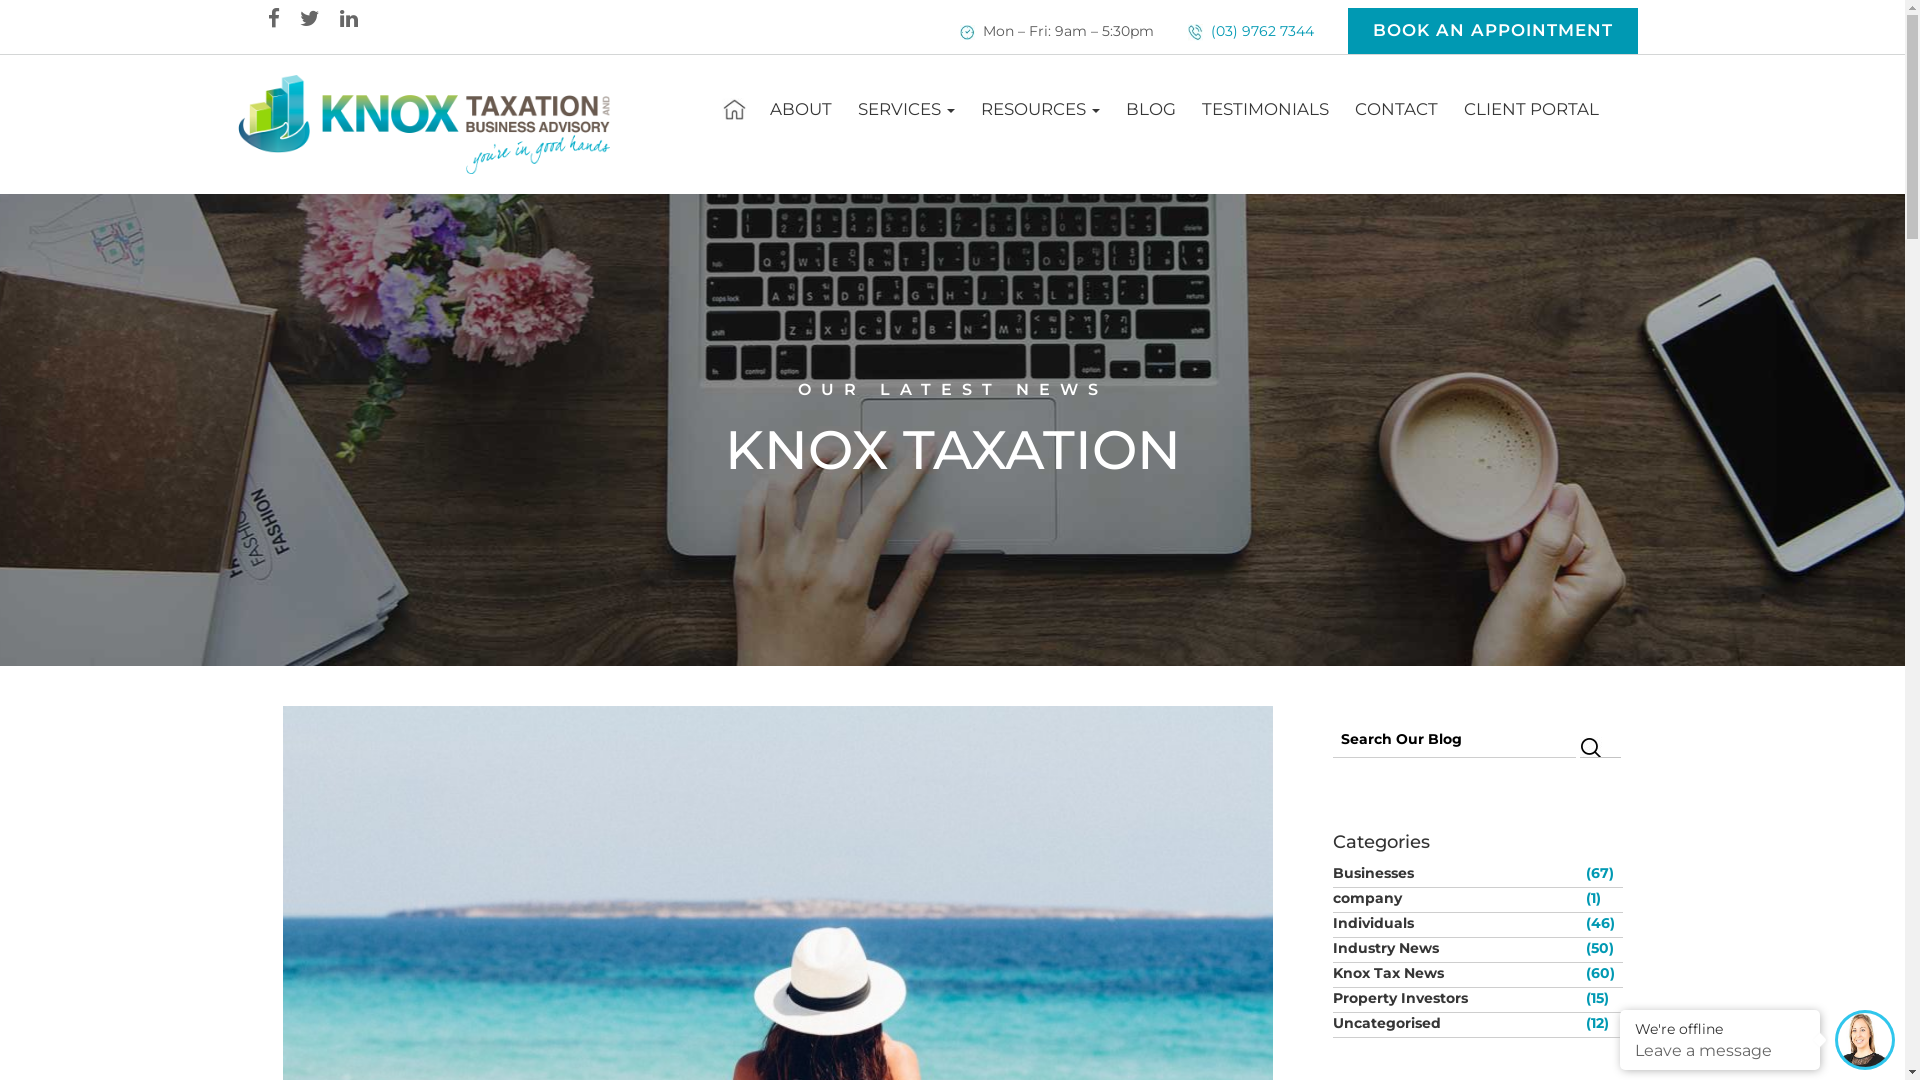 The image size is (1920, 1080). What do you see at coordinates (1492, 30) in the screenshot?
I see `'BOOK AN APPOINTMENT'` at bounding box center [1492, 30].